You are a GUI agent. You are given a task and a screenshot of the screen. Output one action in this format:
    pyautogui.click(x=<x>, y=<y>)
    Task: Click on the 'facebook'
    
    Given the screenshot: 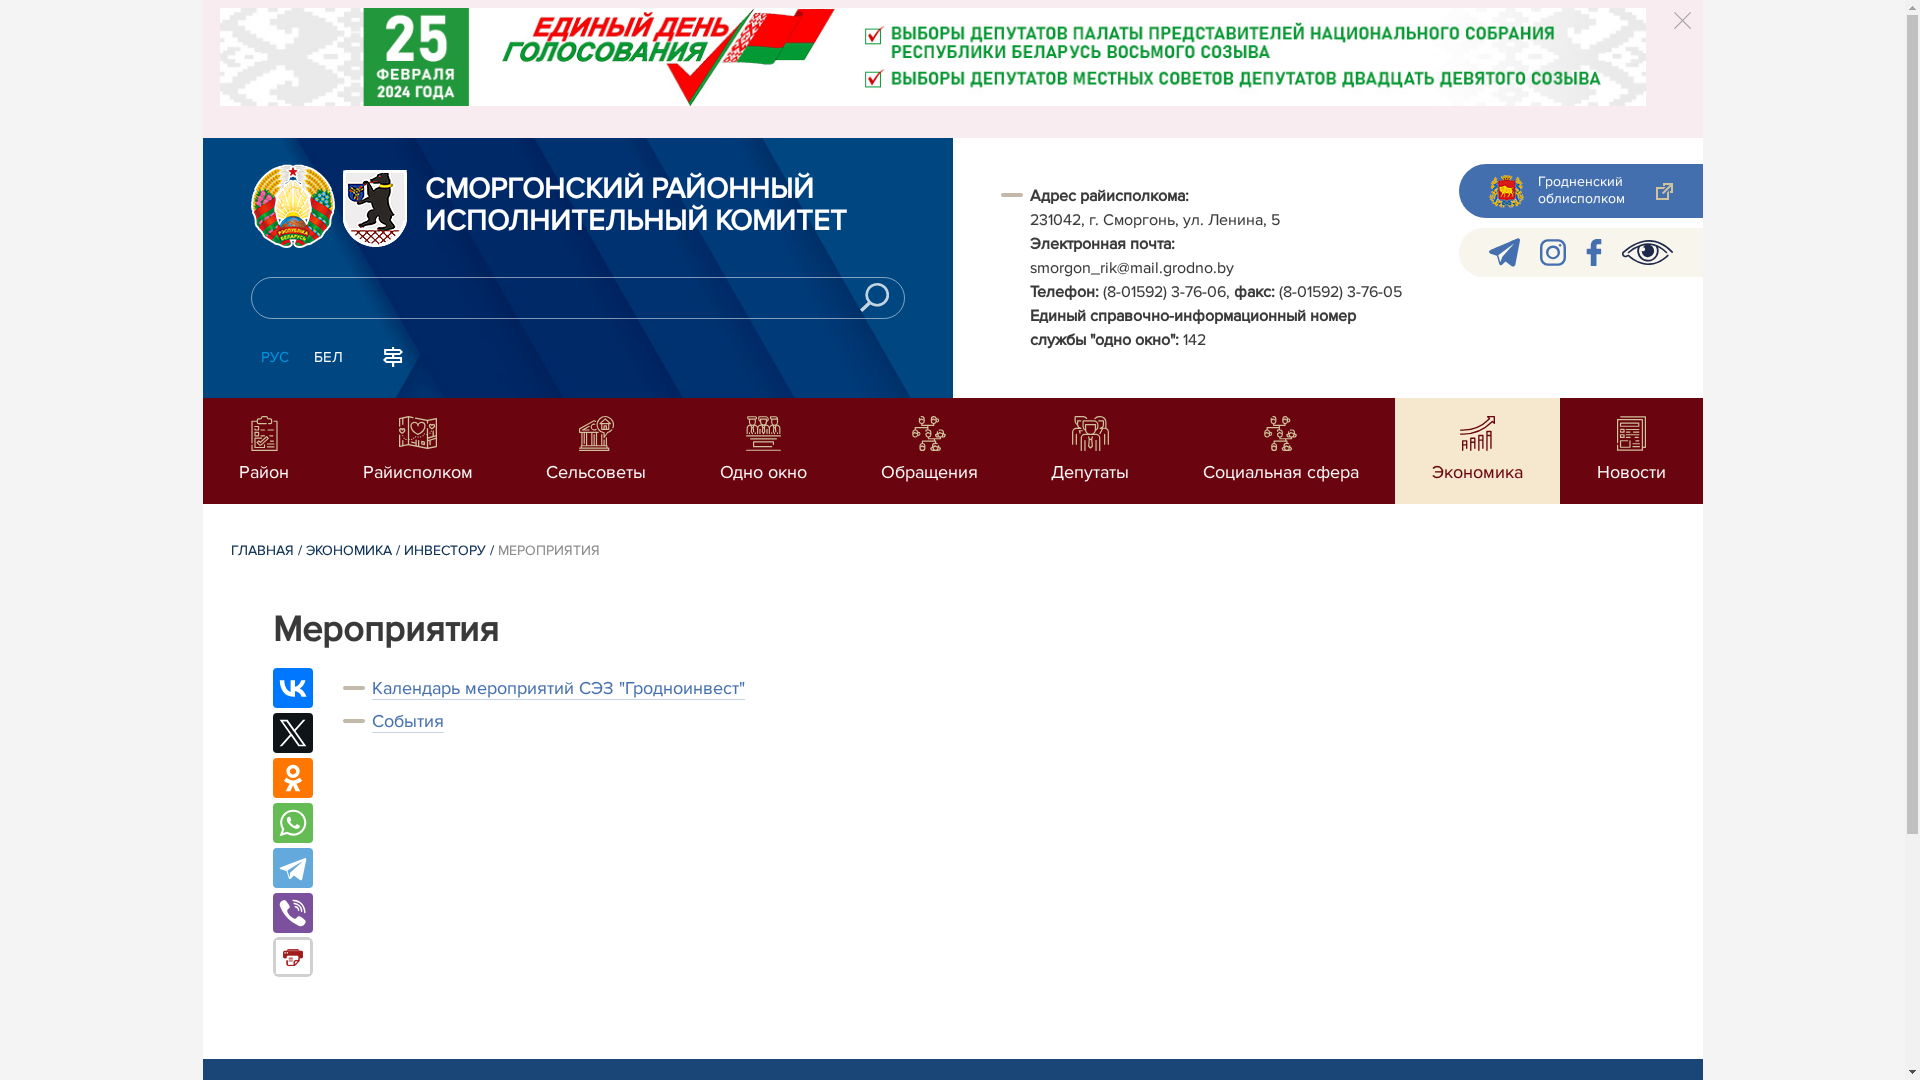 What is the action you would take?
    pyautogui.click(x=1592, y=251)
    